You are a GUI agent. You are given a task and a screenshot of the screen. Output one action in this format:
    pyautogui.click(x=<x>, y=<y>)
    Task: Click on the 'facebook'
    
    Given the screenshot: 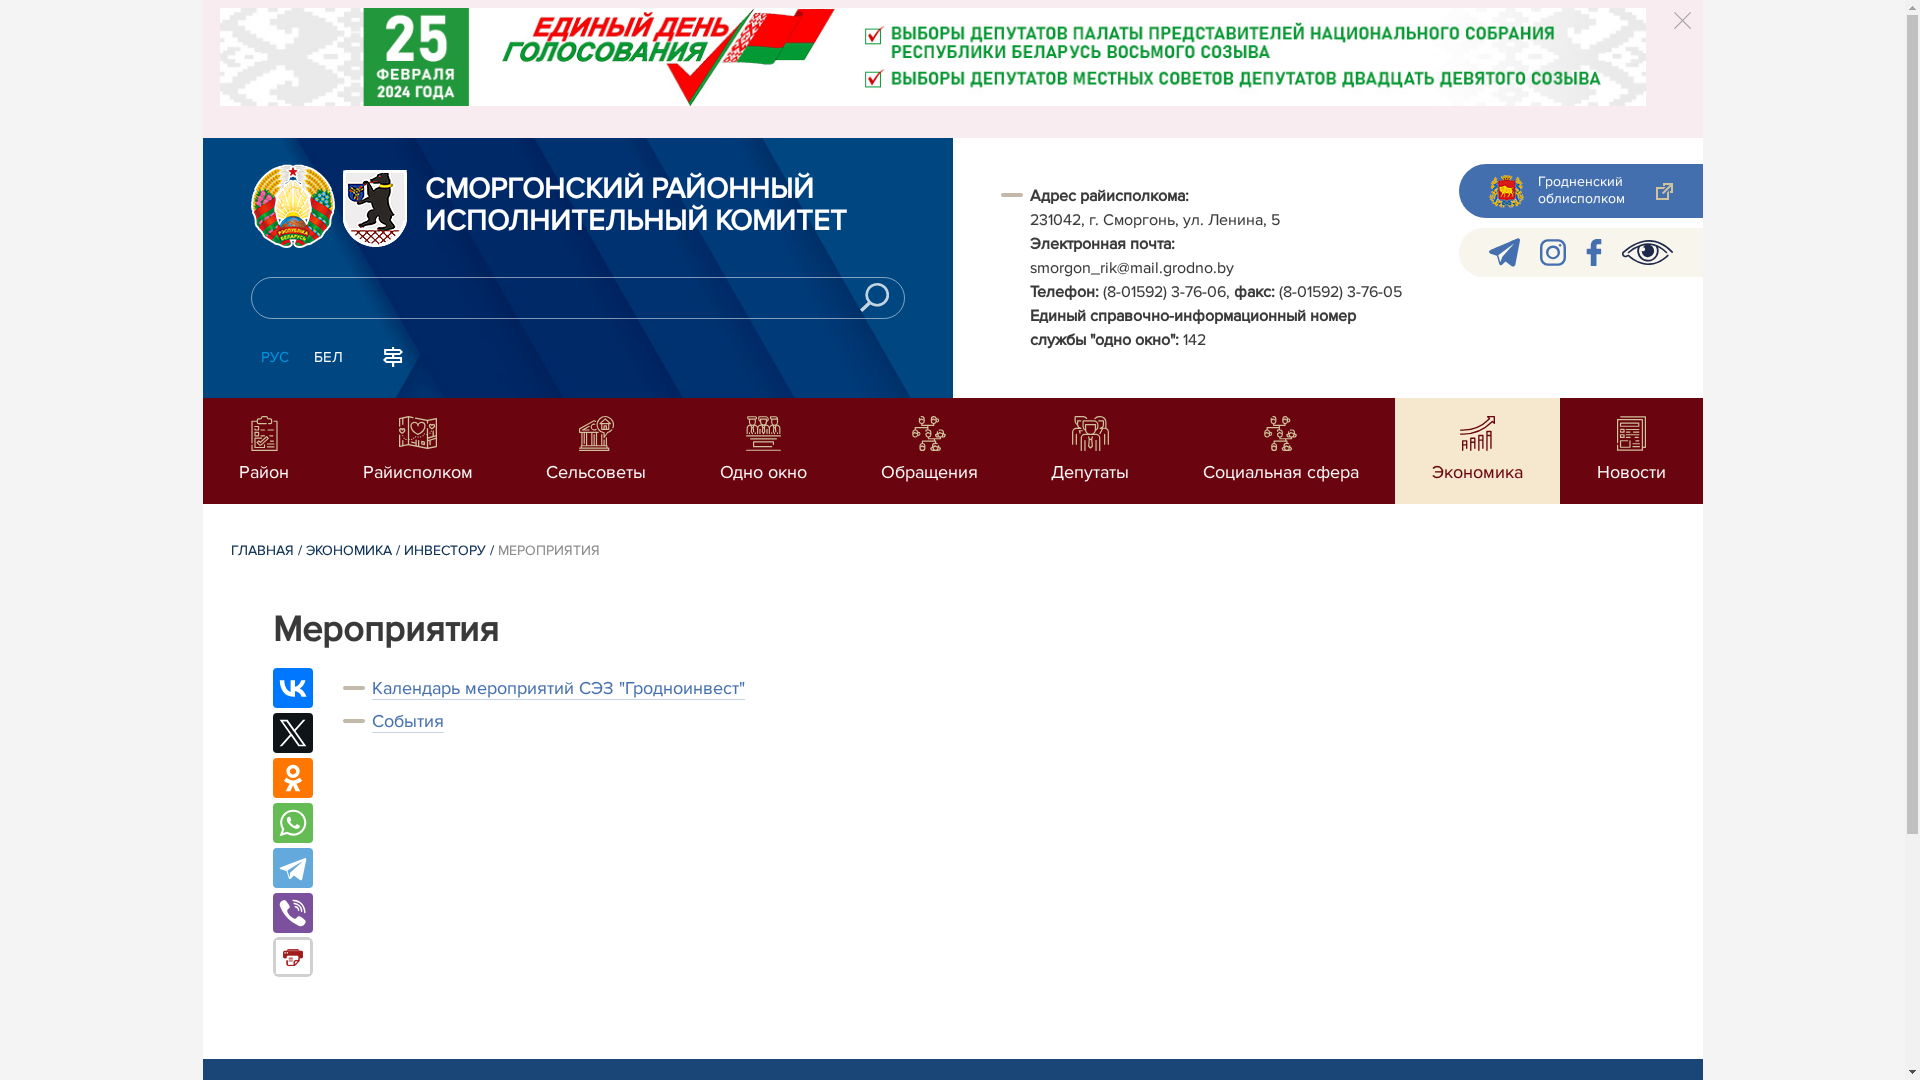 What is the action you would take?
    pyautogui.click(x=1592, y=251)
    